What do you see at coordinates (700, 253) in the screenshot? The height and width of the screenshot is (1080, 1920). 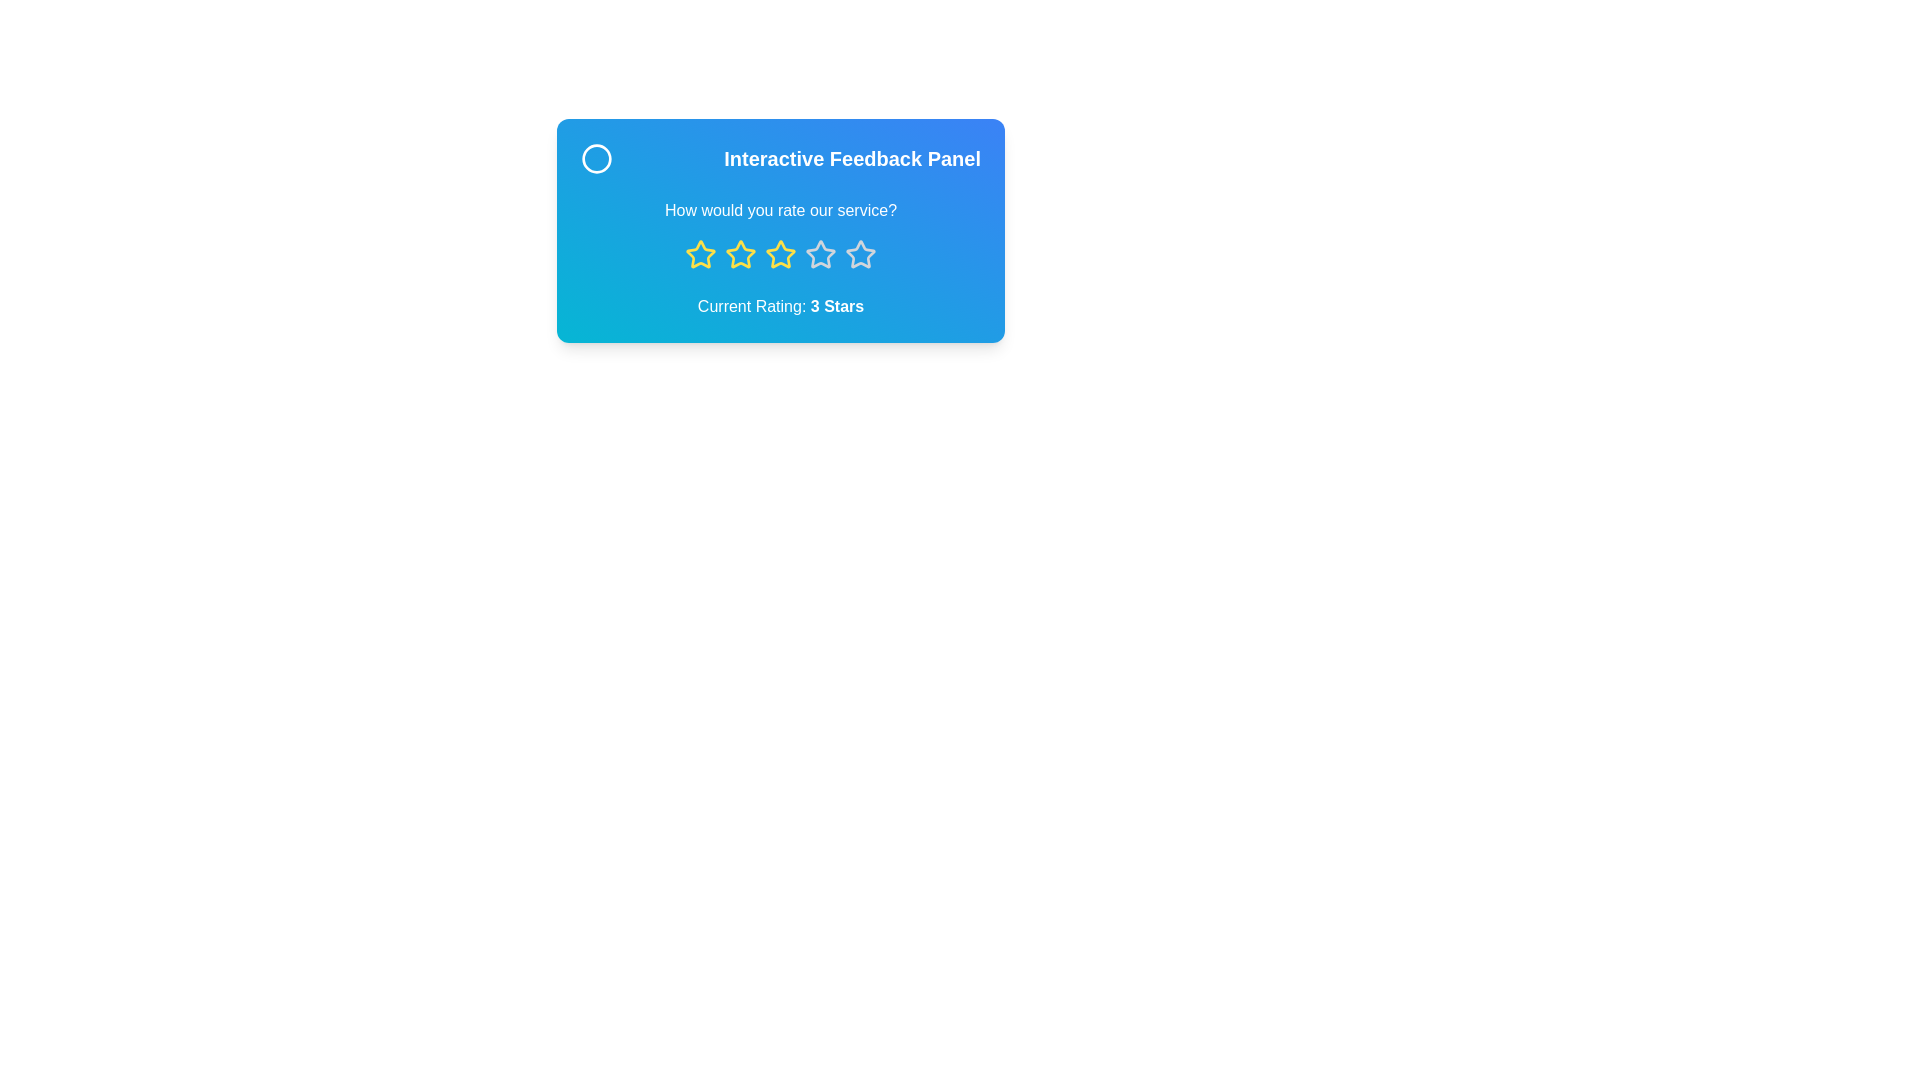 I see `the first yellow star icon in the rating system` at bounding box center [700, 253].